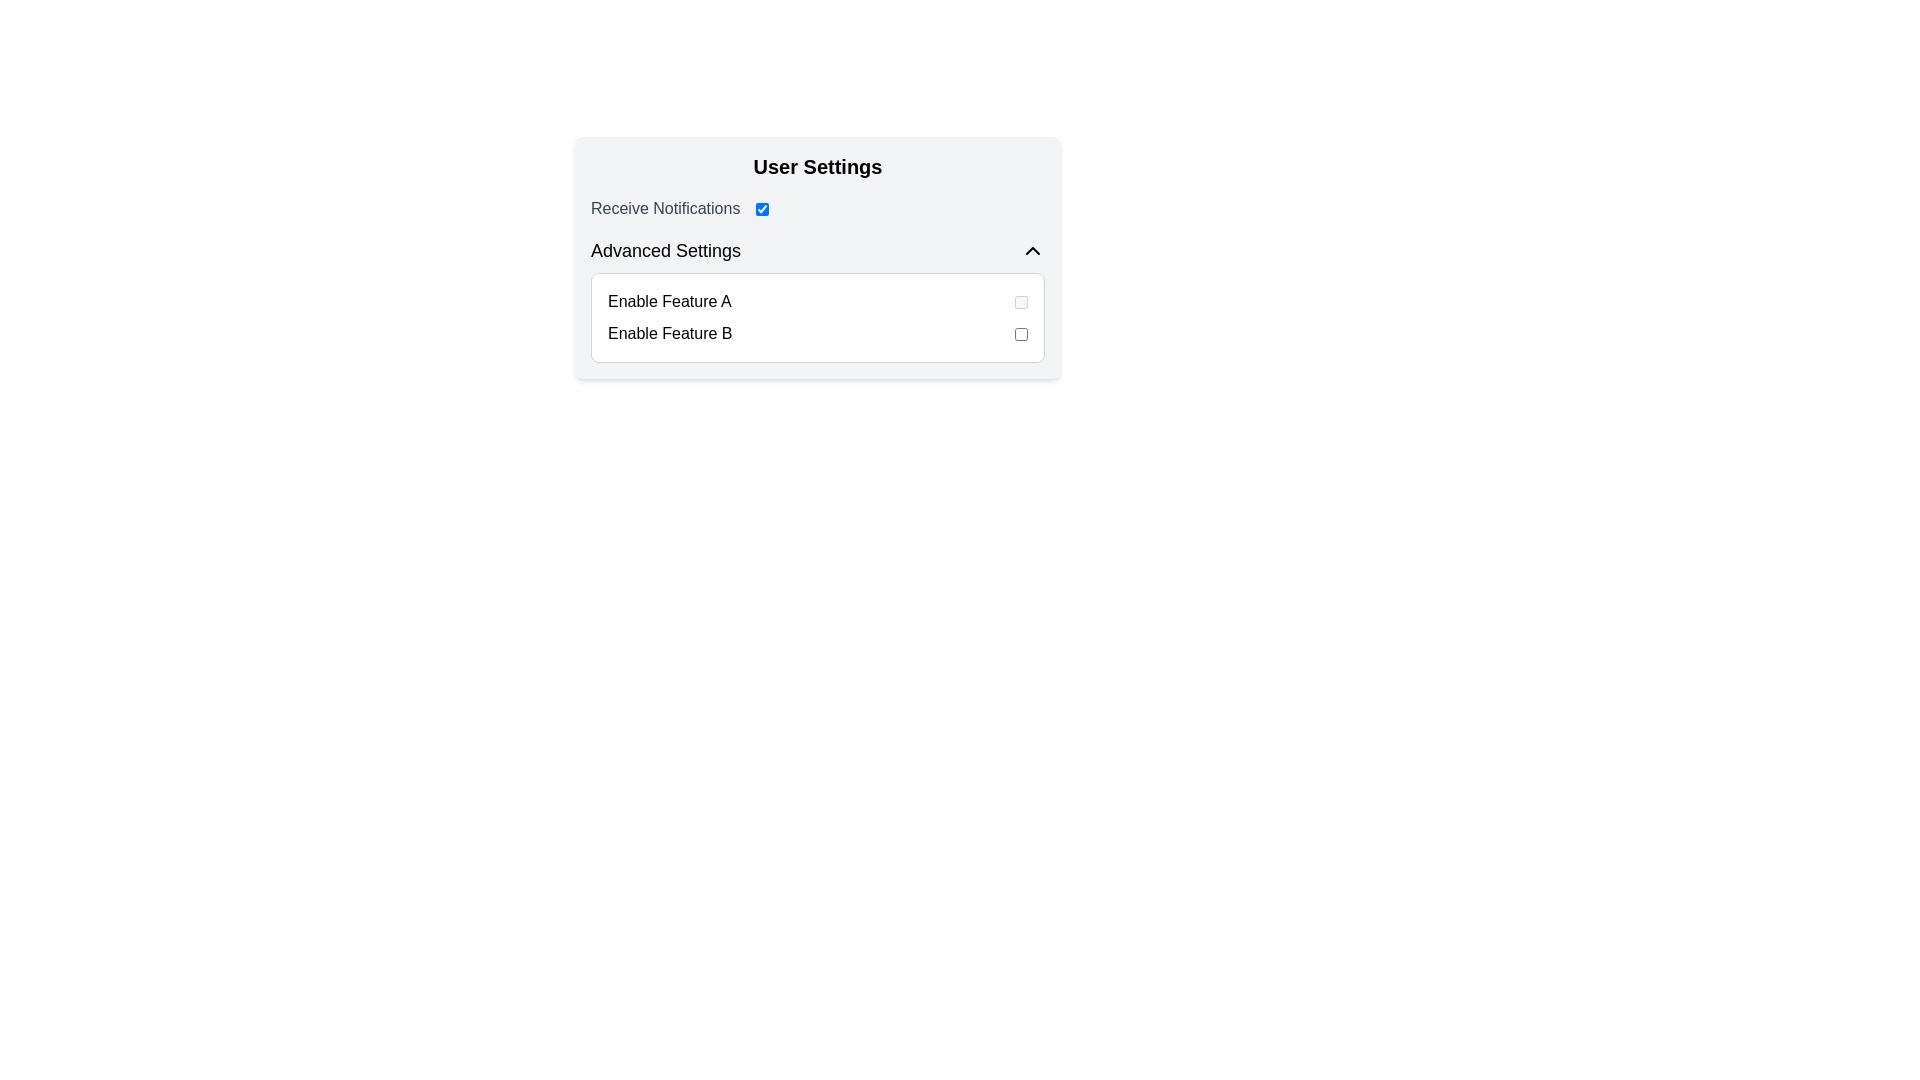 This screenshot has width=1920, height=1080. Describe the element at coordinates (1021, 301) in the screenshot. I see `the checkbox toggle component located to the right of the 'Enable Feature A' label in the 'Advanced Settings' section of the 'User Settings' interface` at that location.